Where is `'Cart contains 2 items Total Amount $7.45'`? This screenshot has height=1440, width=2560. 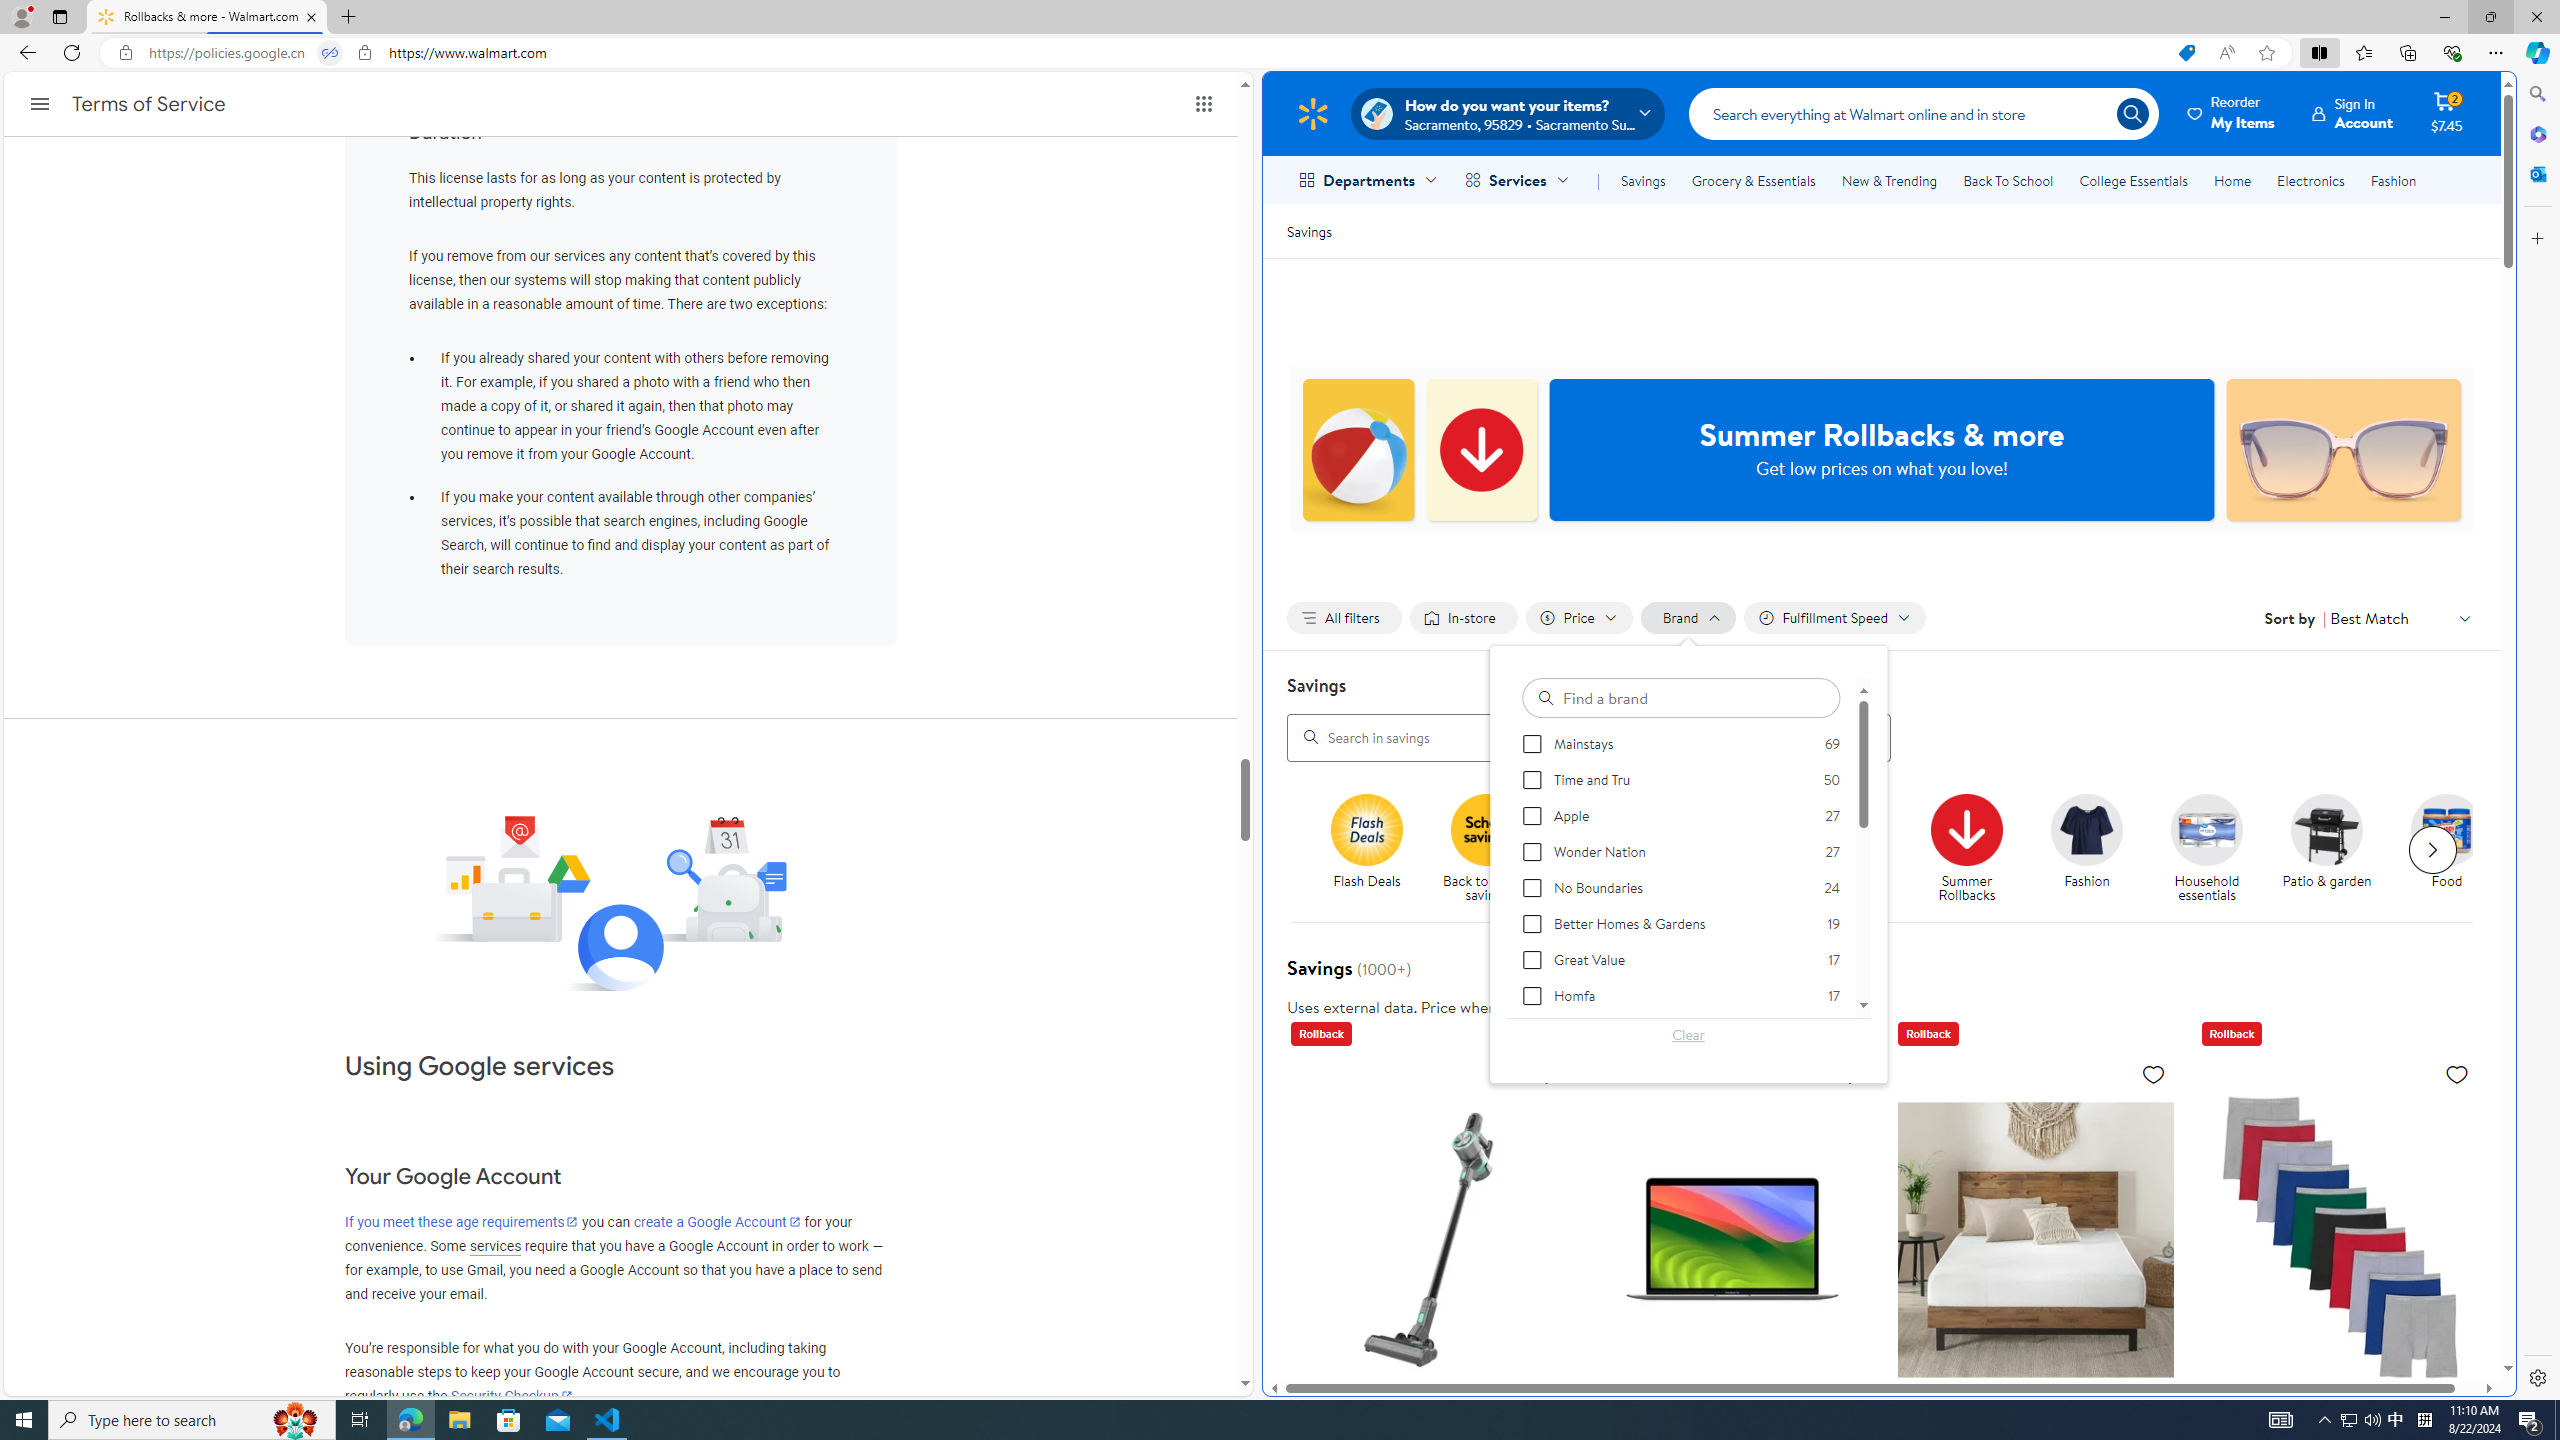 'Cart contains 2 items Total Amount $7.45' is located at coordinates (2446, 112).